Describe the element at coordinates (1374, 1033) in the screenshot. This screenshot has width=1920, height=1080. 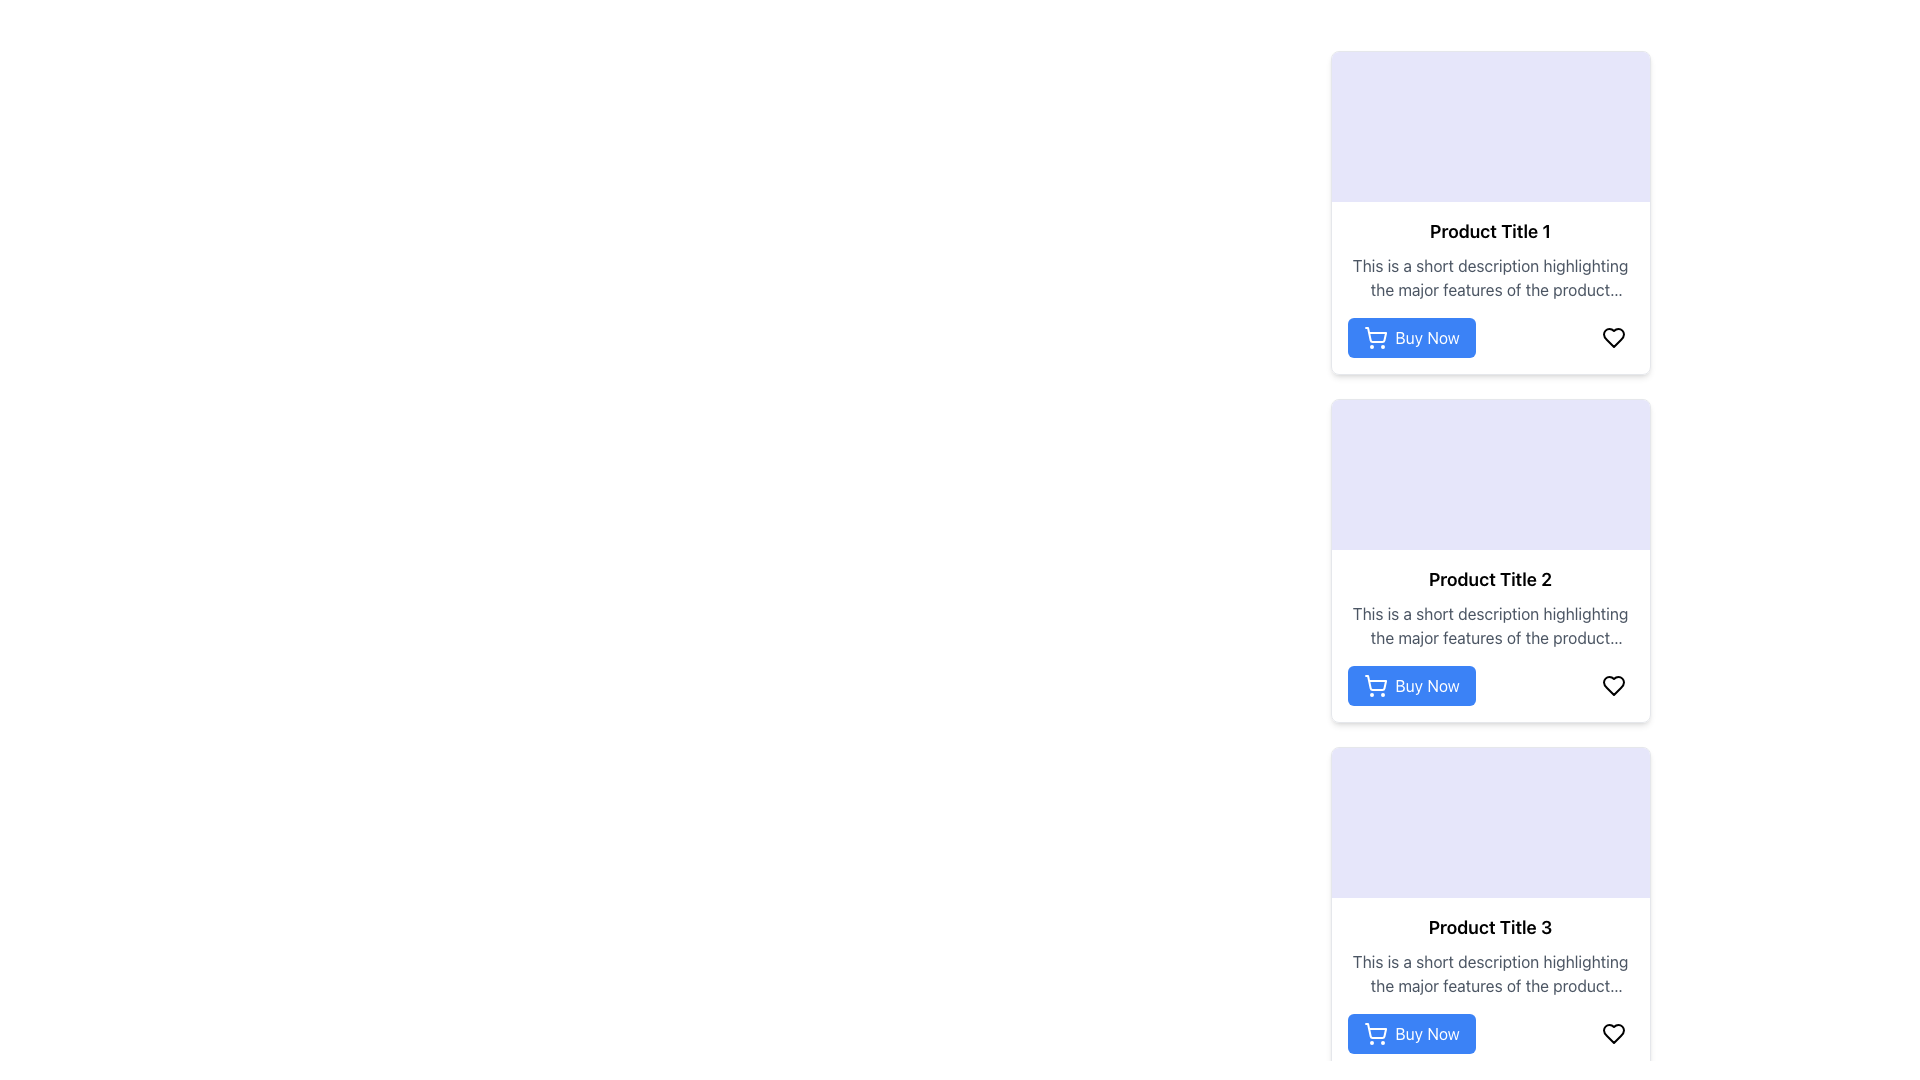
I see `the 'Buy Now' button containing the small shopping cart icon located in the third product card from the top in the right-hand column` at that location.